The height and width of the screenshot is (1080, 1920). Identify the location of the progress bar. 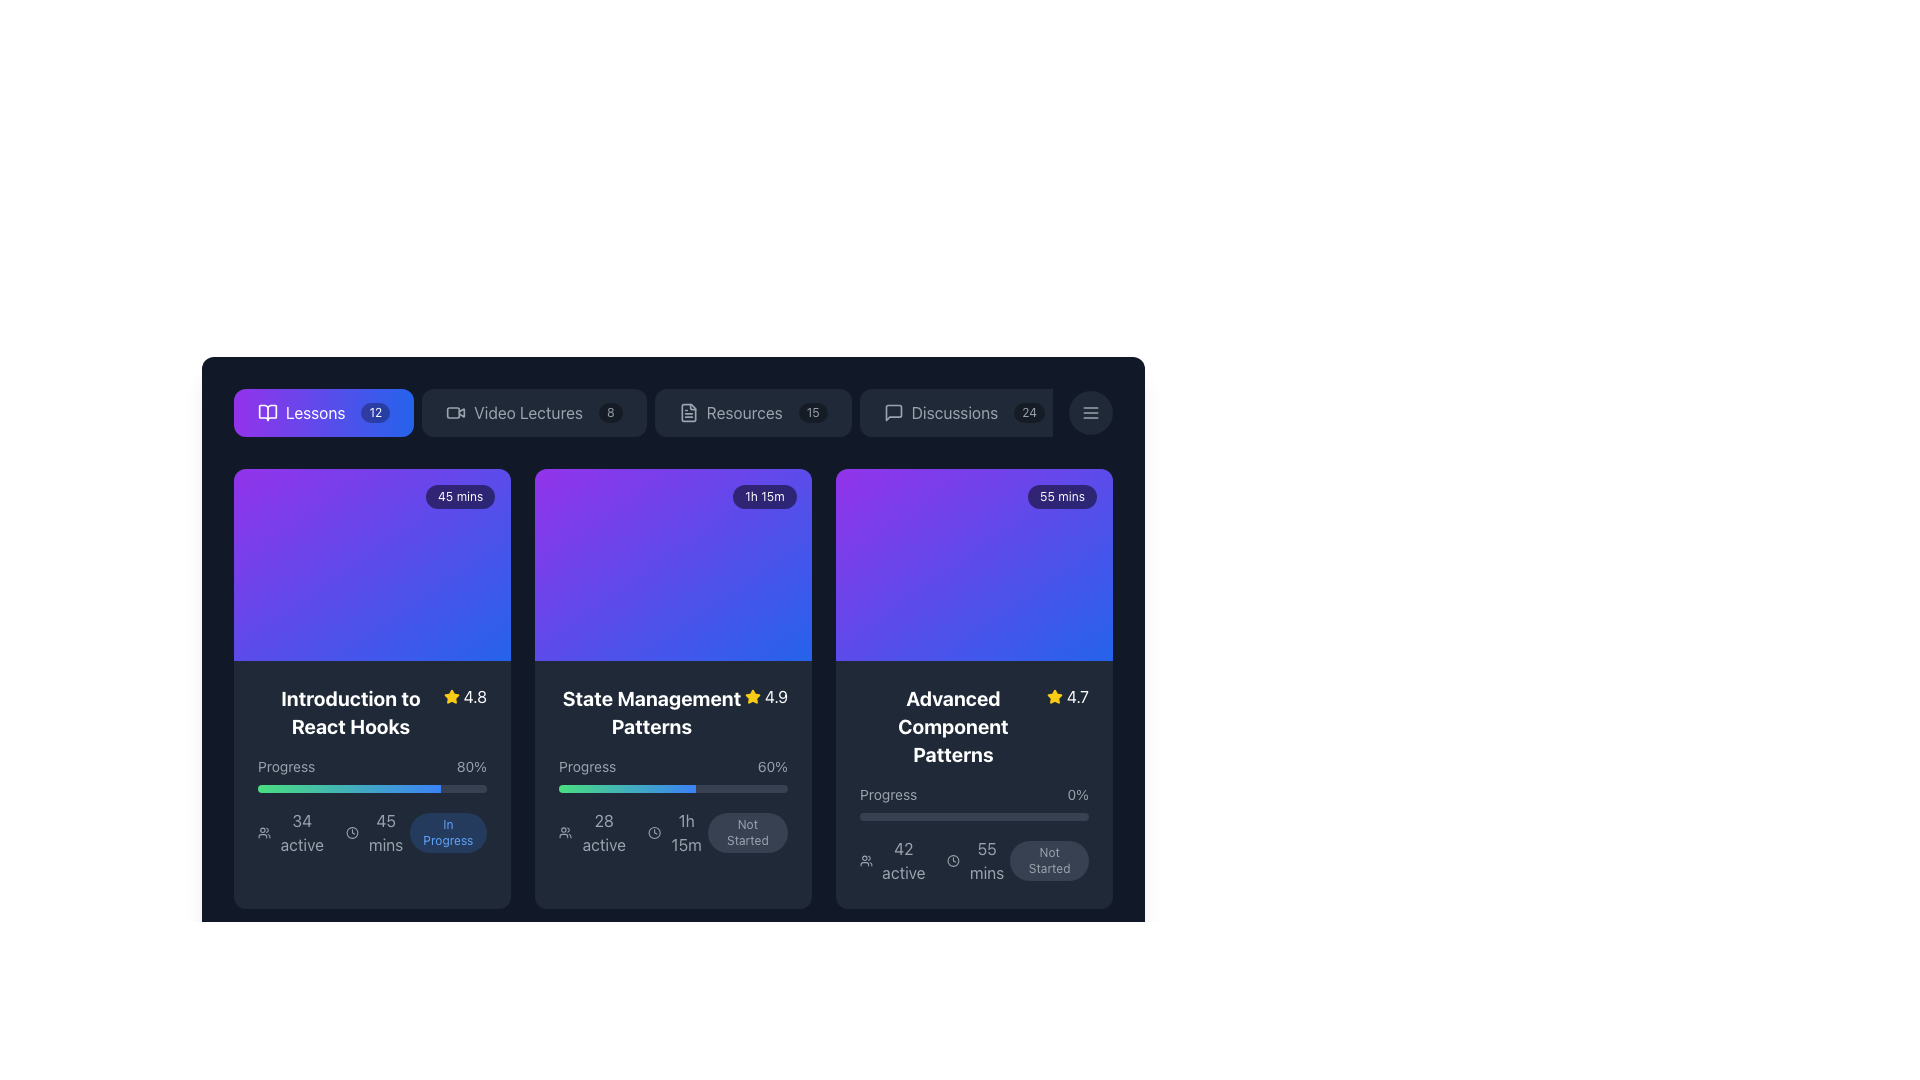
(266, 788).